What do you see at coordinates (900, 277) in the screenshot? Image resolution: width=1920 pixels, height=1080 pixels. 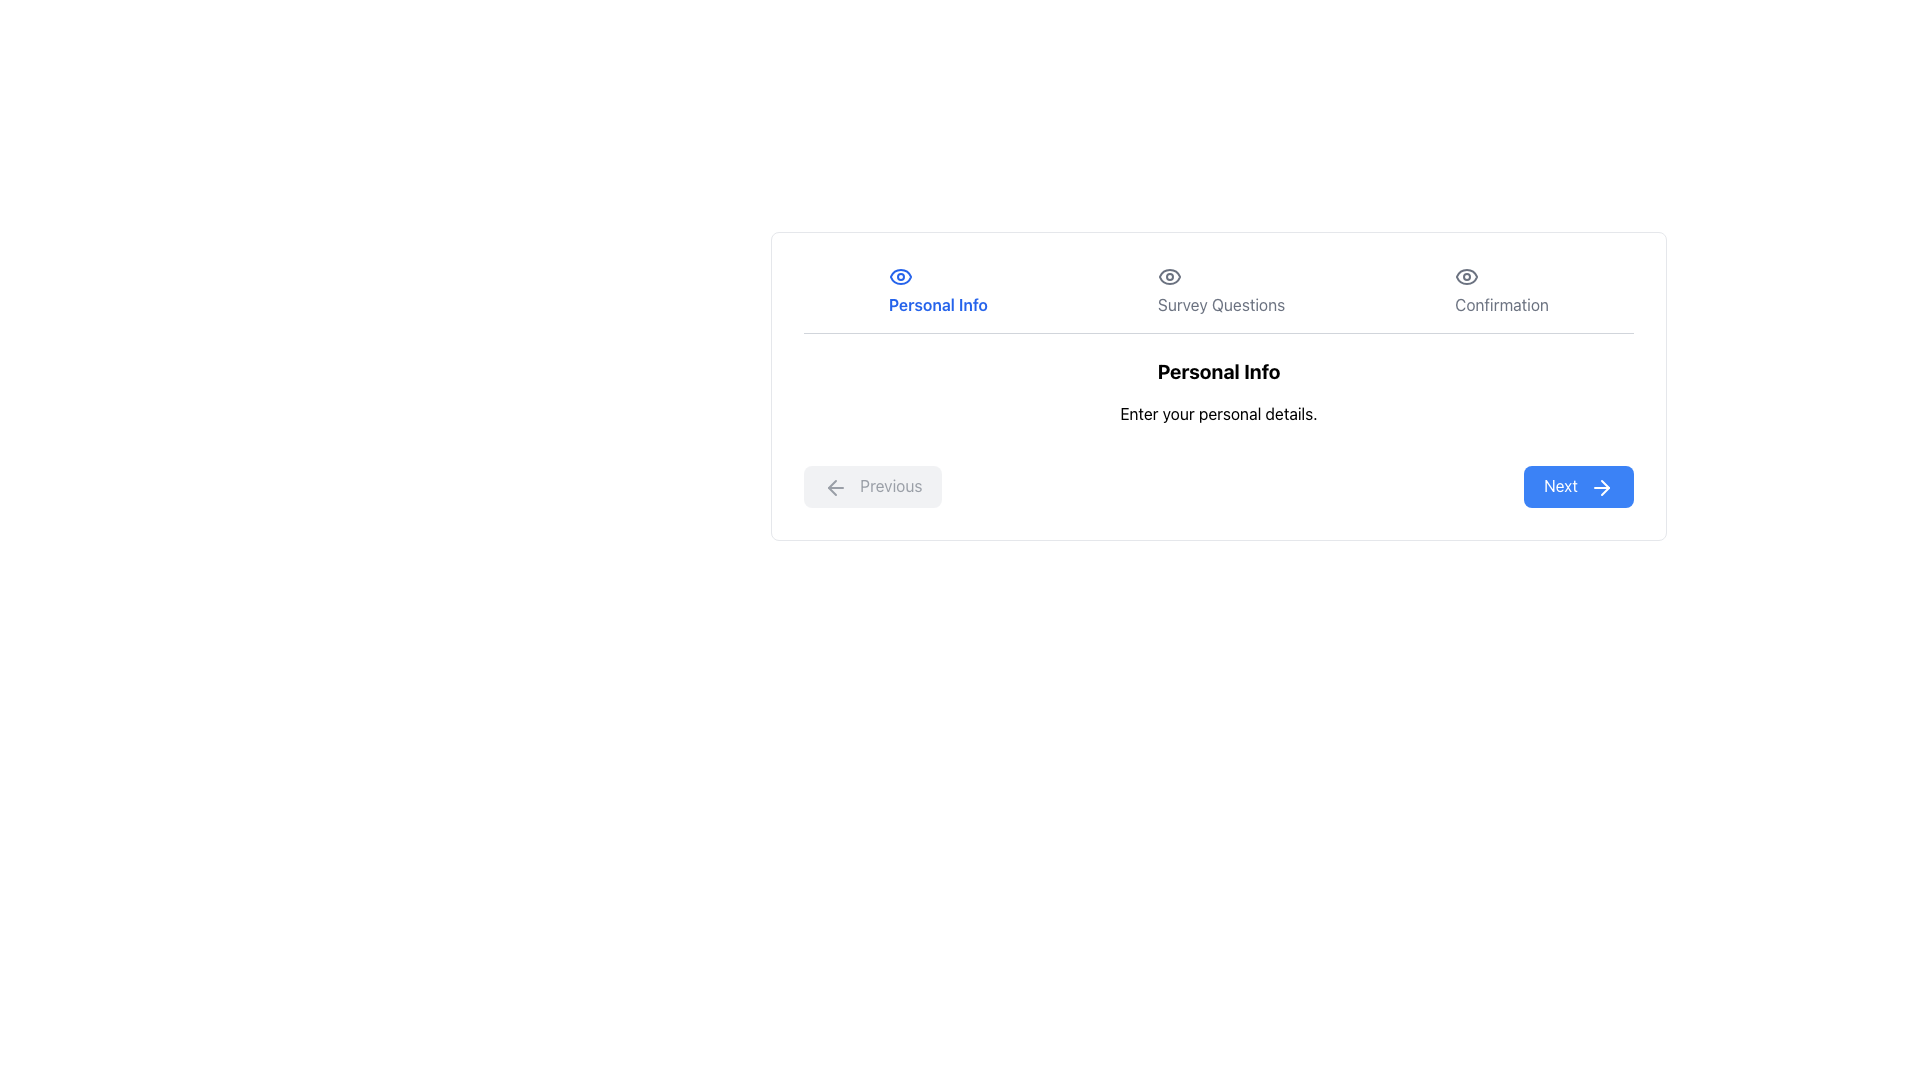 I see `the 'Personal Info' icon located to the left of the texts 'Survey Questions' and 'Confirmation', and directly above the text 'Personal Info'` at bounding box center [900, 277].